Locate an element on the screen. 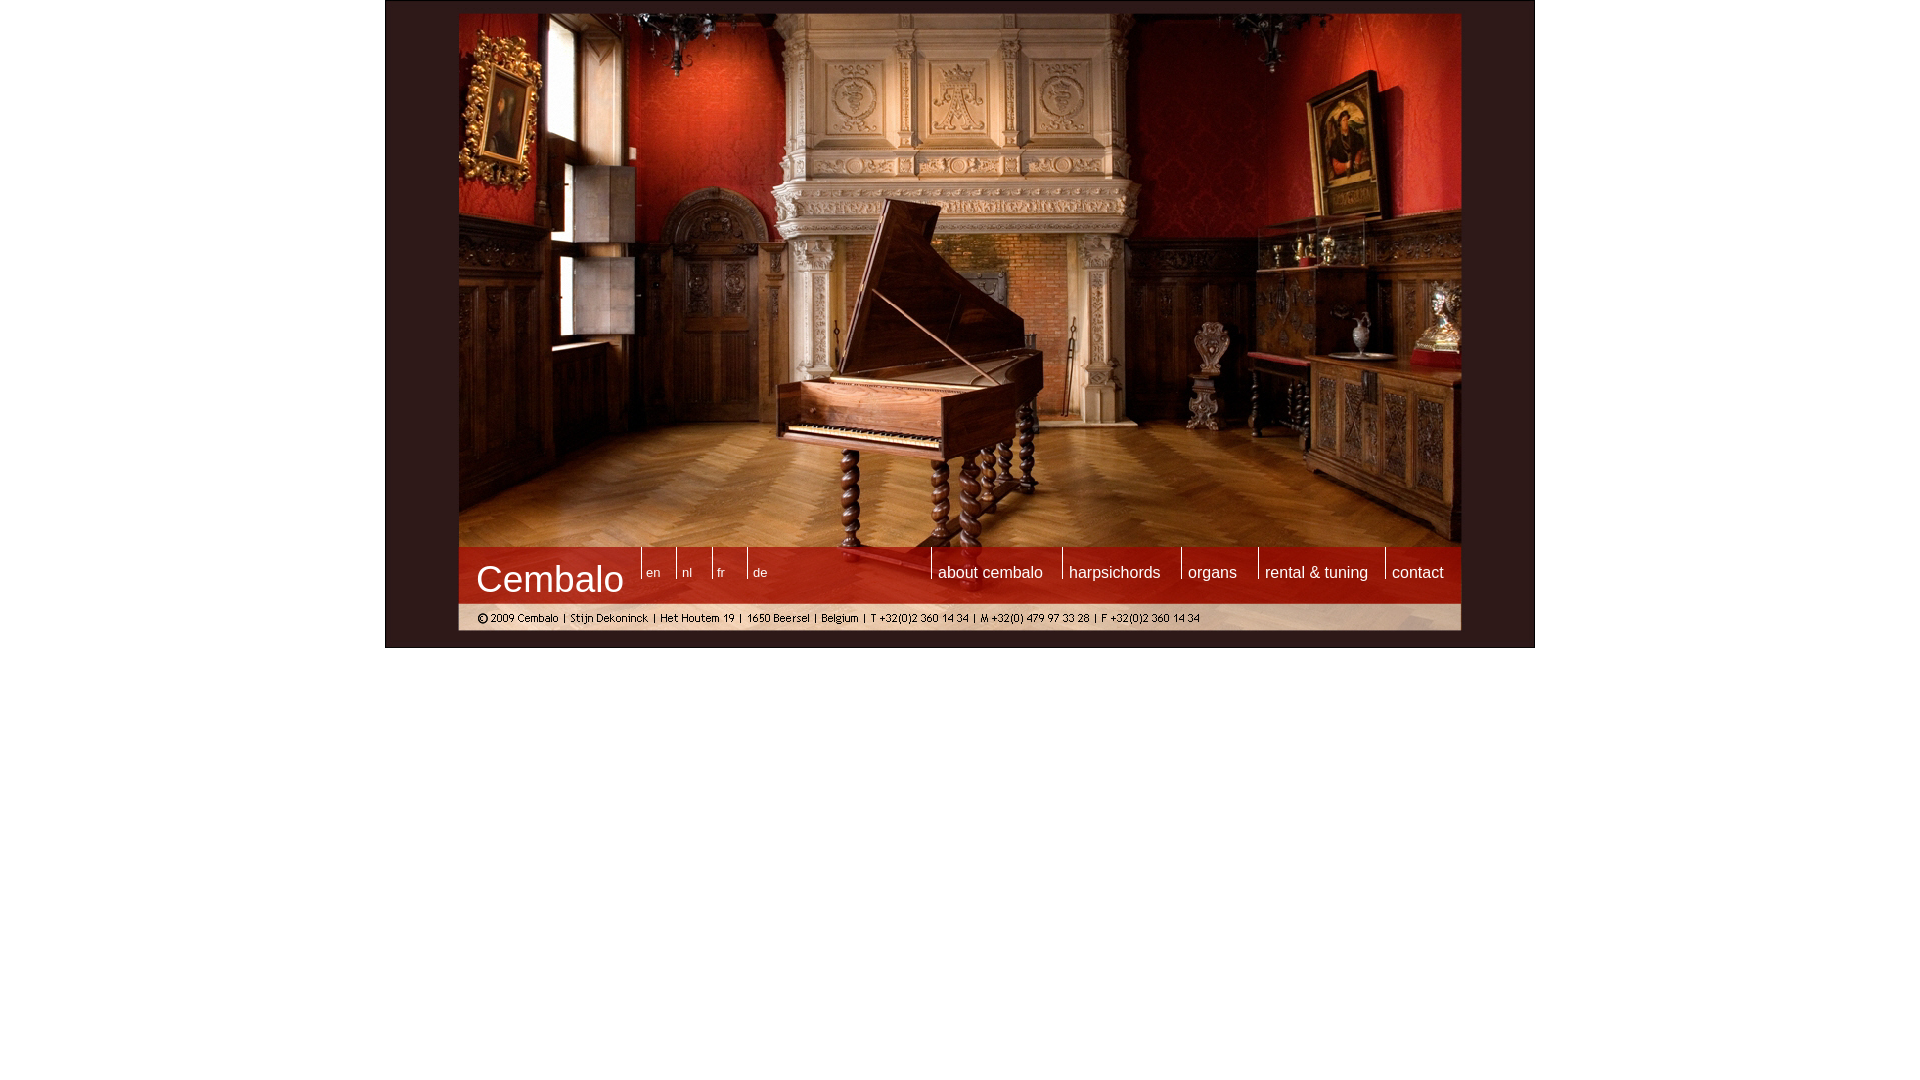 The image size is (1920, 1080). 'contact' is located at coordinates (1416, 572).